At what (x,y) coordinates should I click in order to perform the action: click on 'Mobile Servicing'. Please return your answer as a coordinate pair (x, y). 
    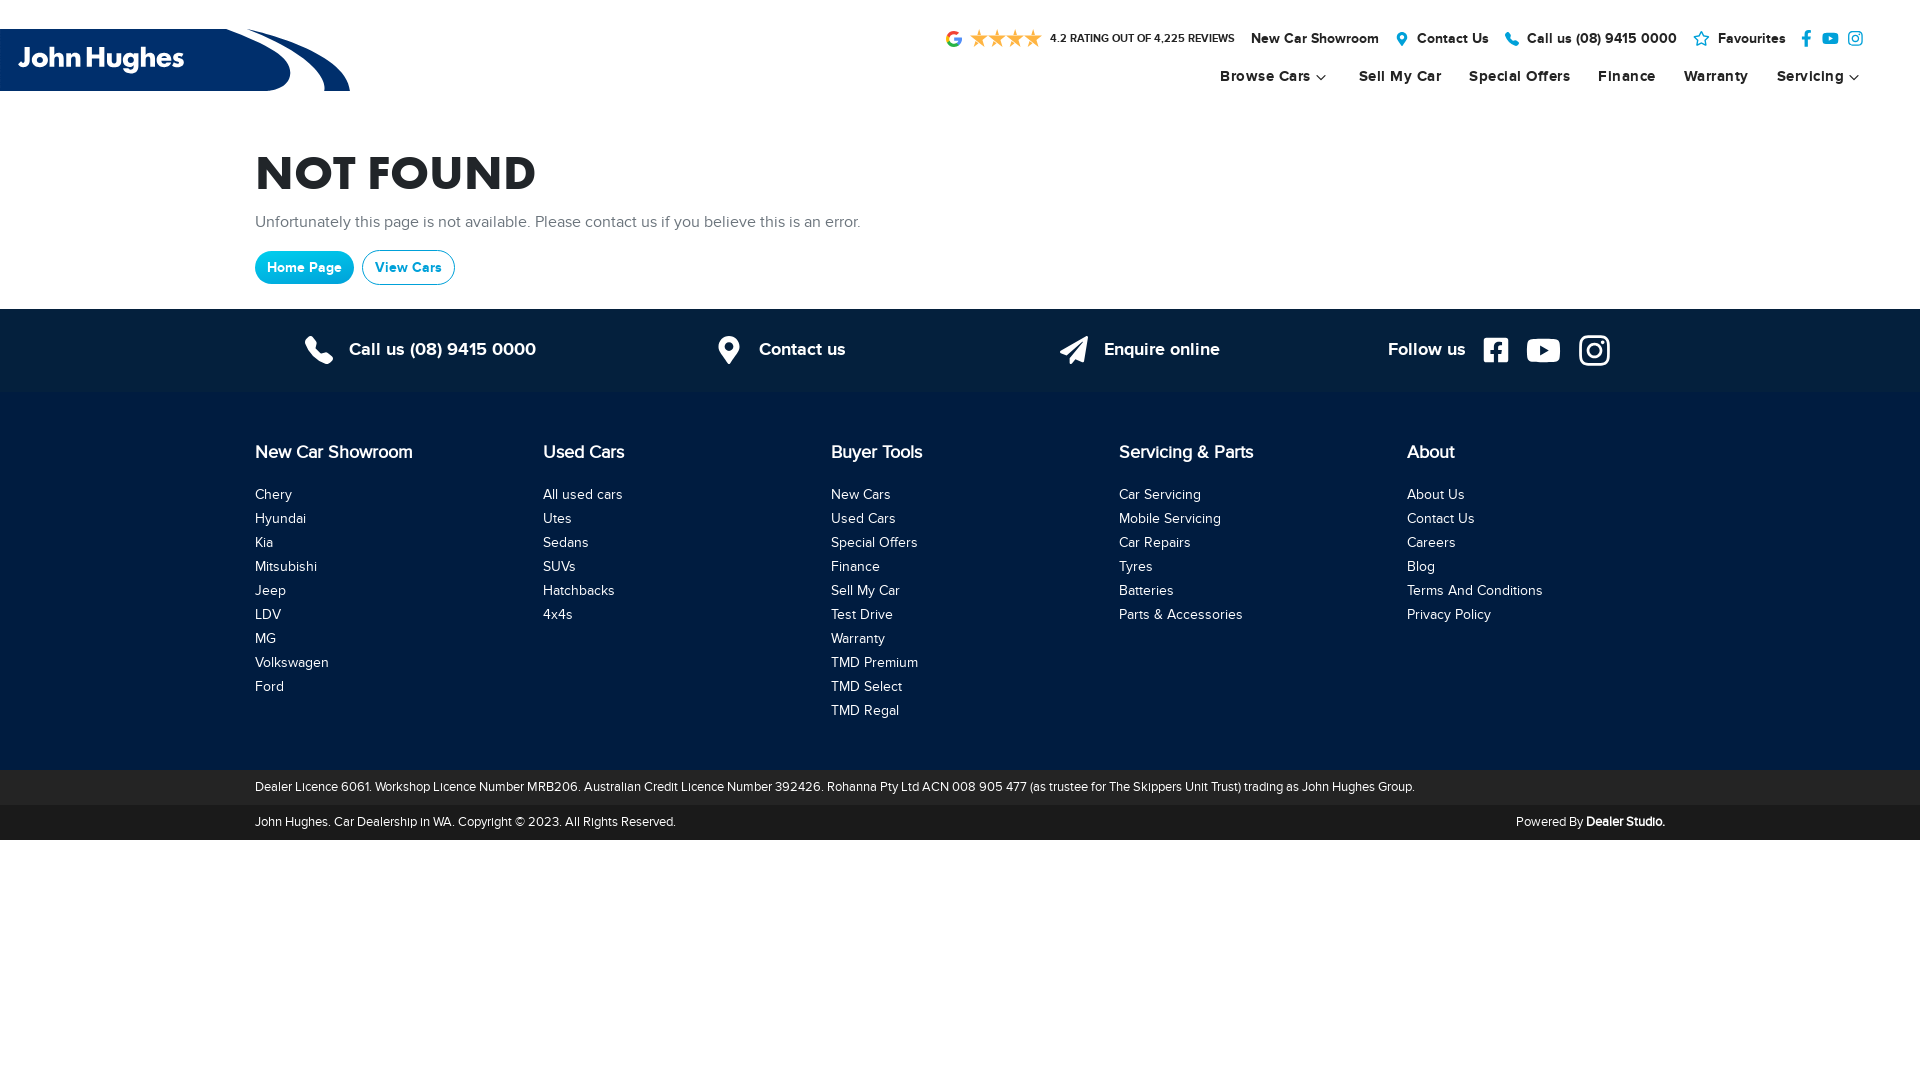
    Looking at the image, I should click on (1170, 517).